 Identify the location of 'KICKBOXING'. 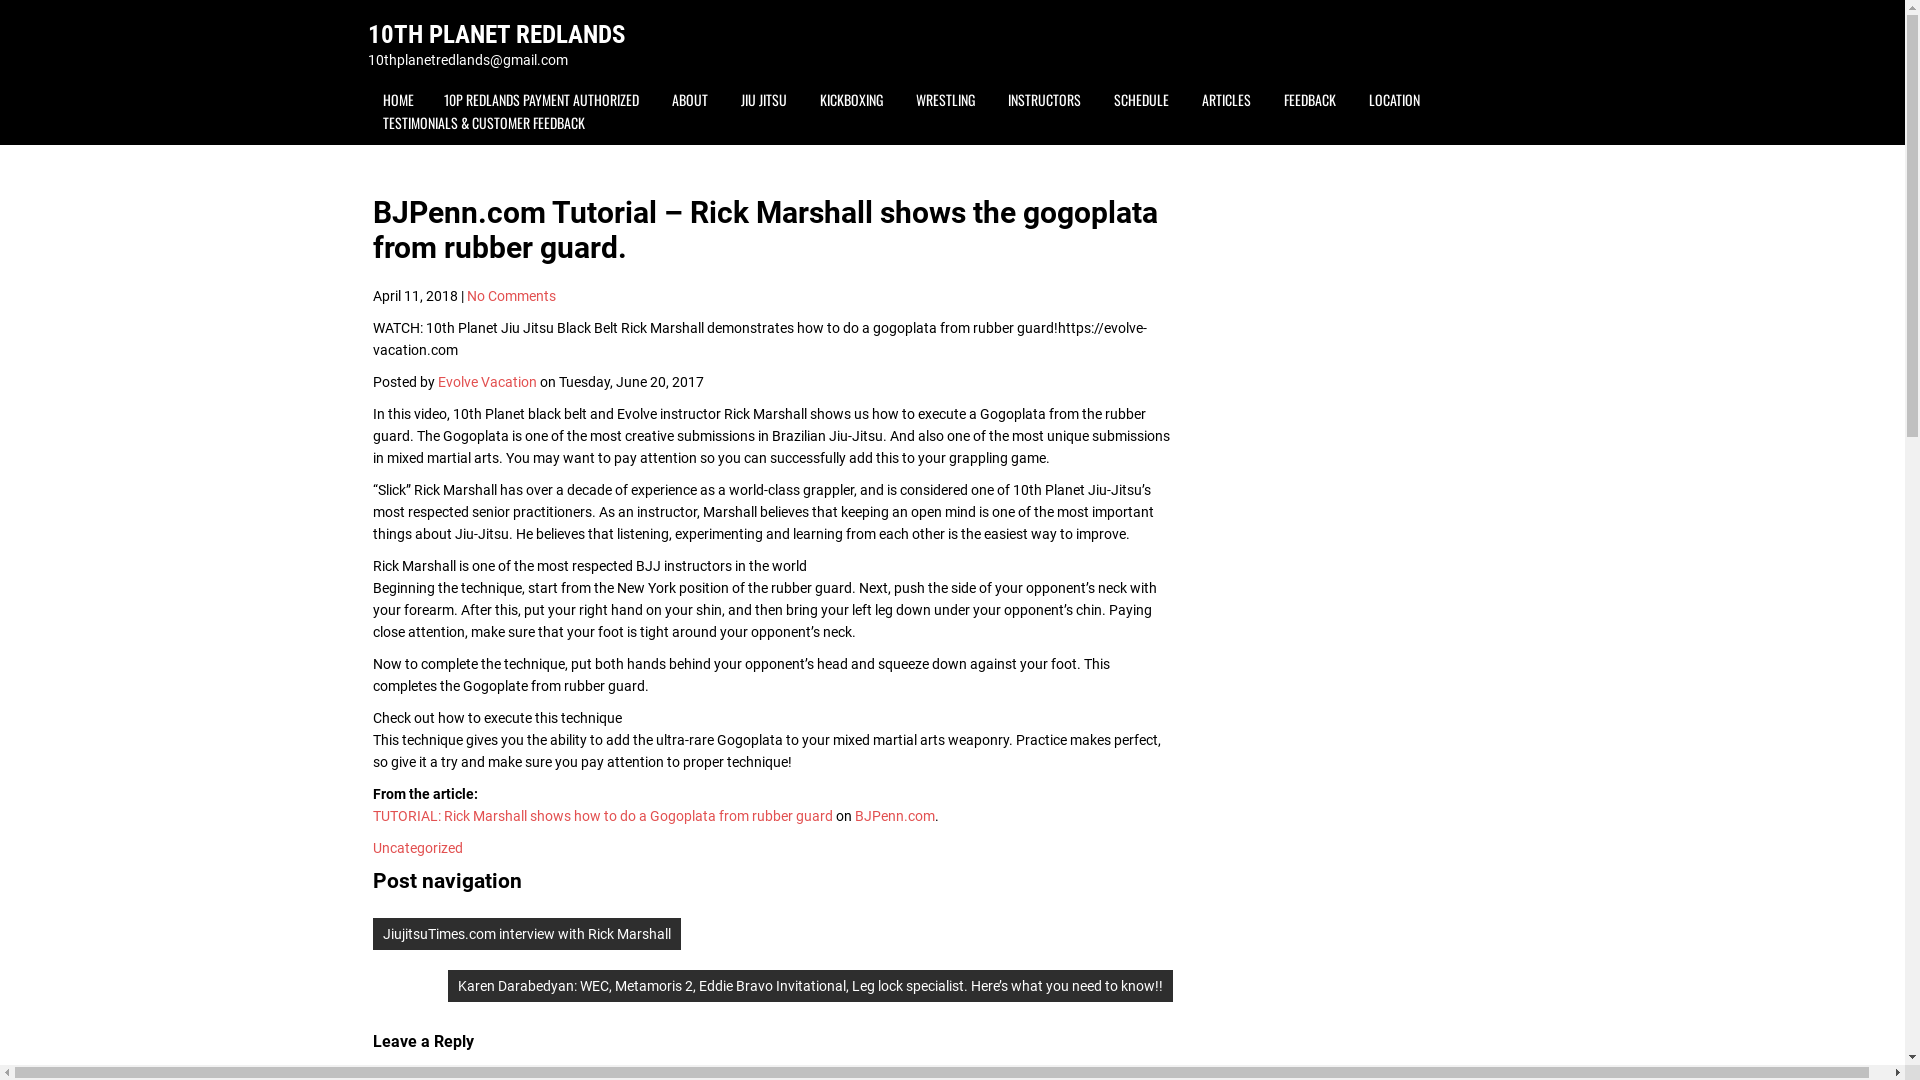
(850, 99).